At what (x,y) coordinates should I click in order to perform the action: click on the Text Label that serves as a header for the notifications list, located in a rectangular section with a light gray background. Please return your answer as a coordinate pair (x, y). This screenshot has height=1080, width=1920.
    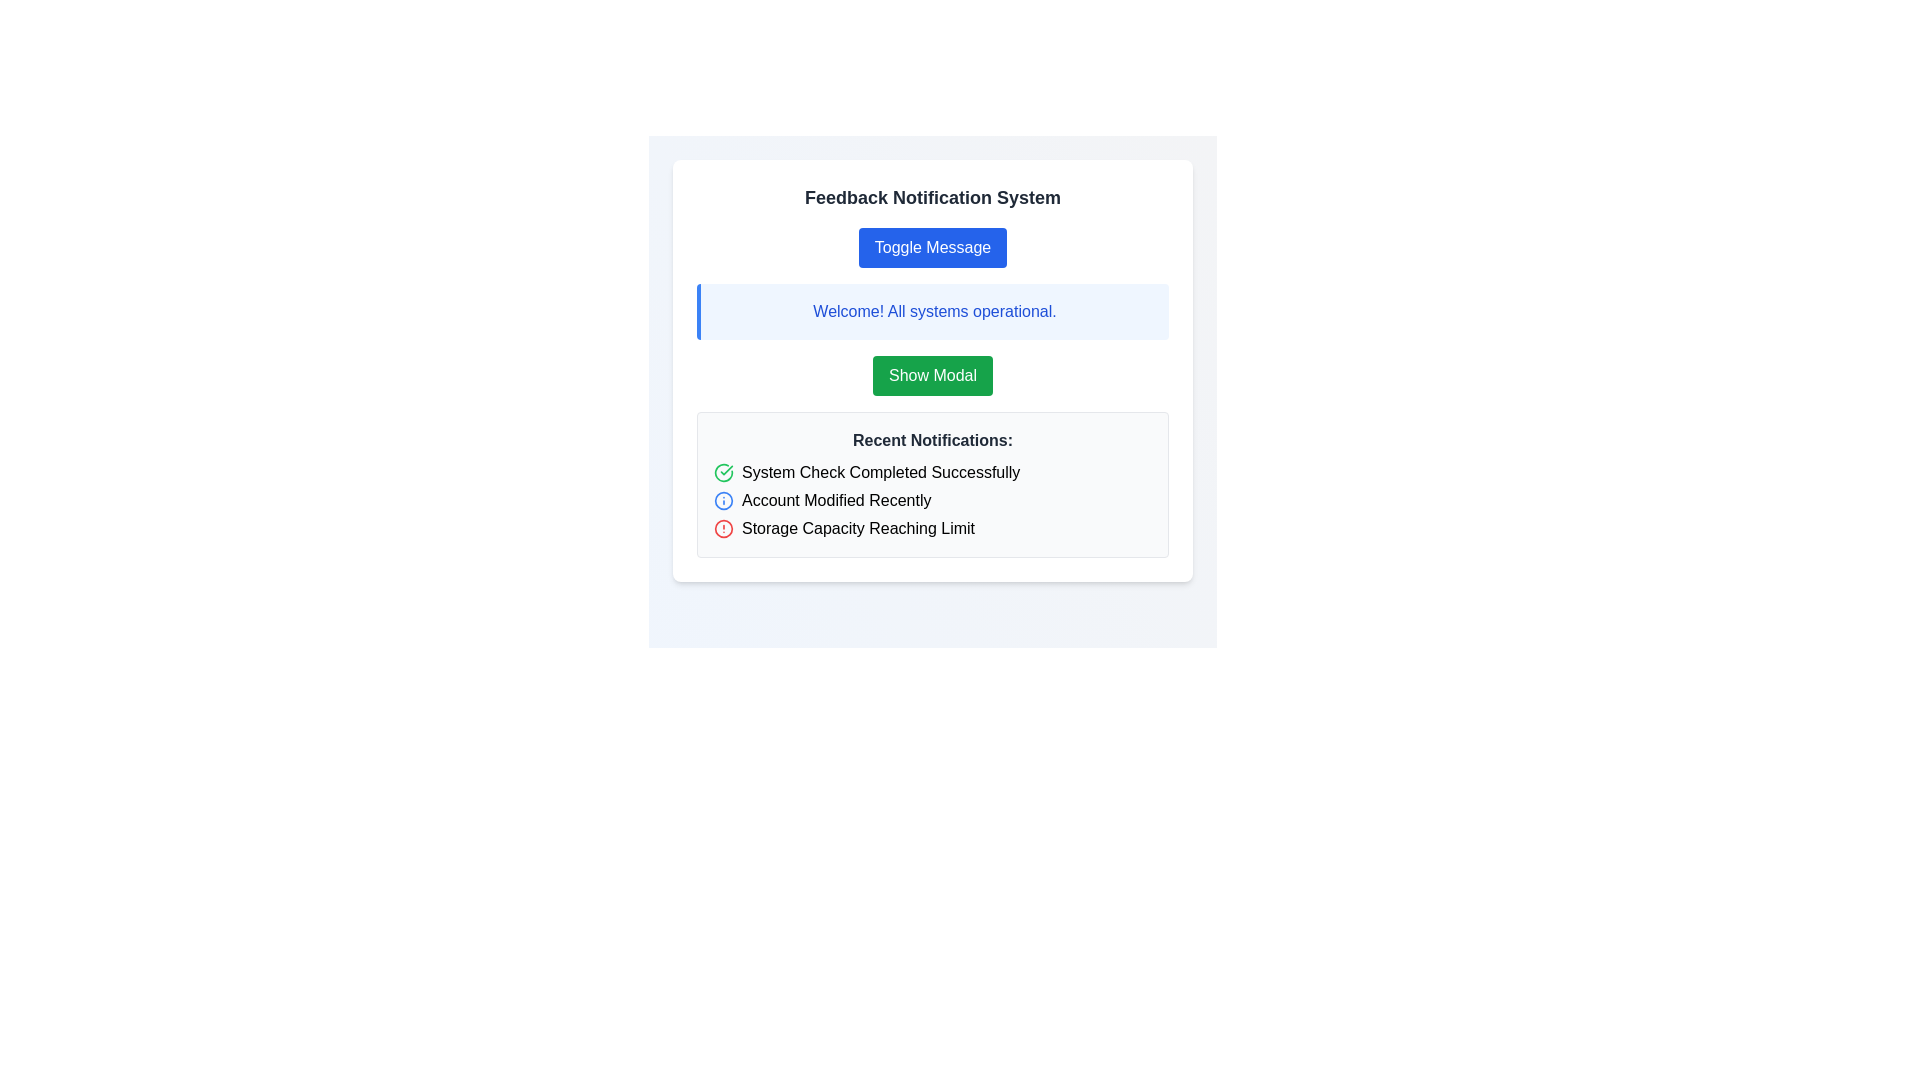
    Looking at the image, I should click on (931, 439).